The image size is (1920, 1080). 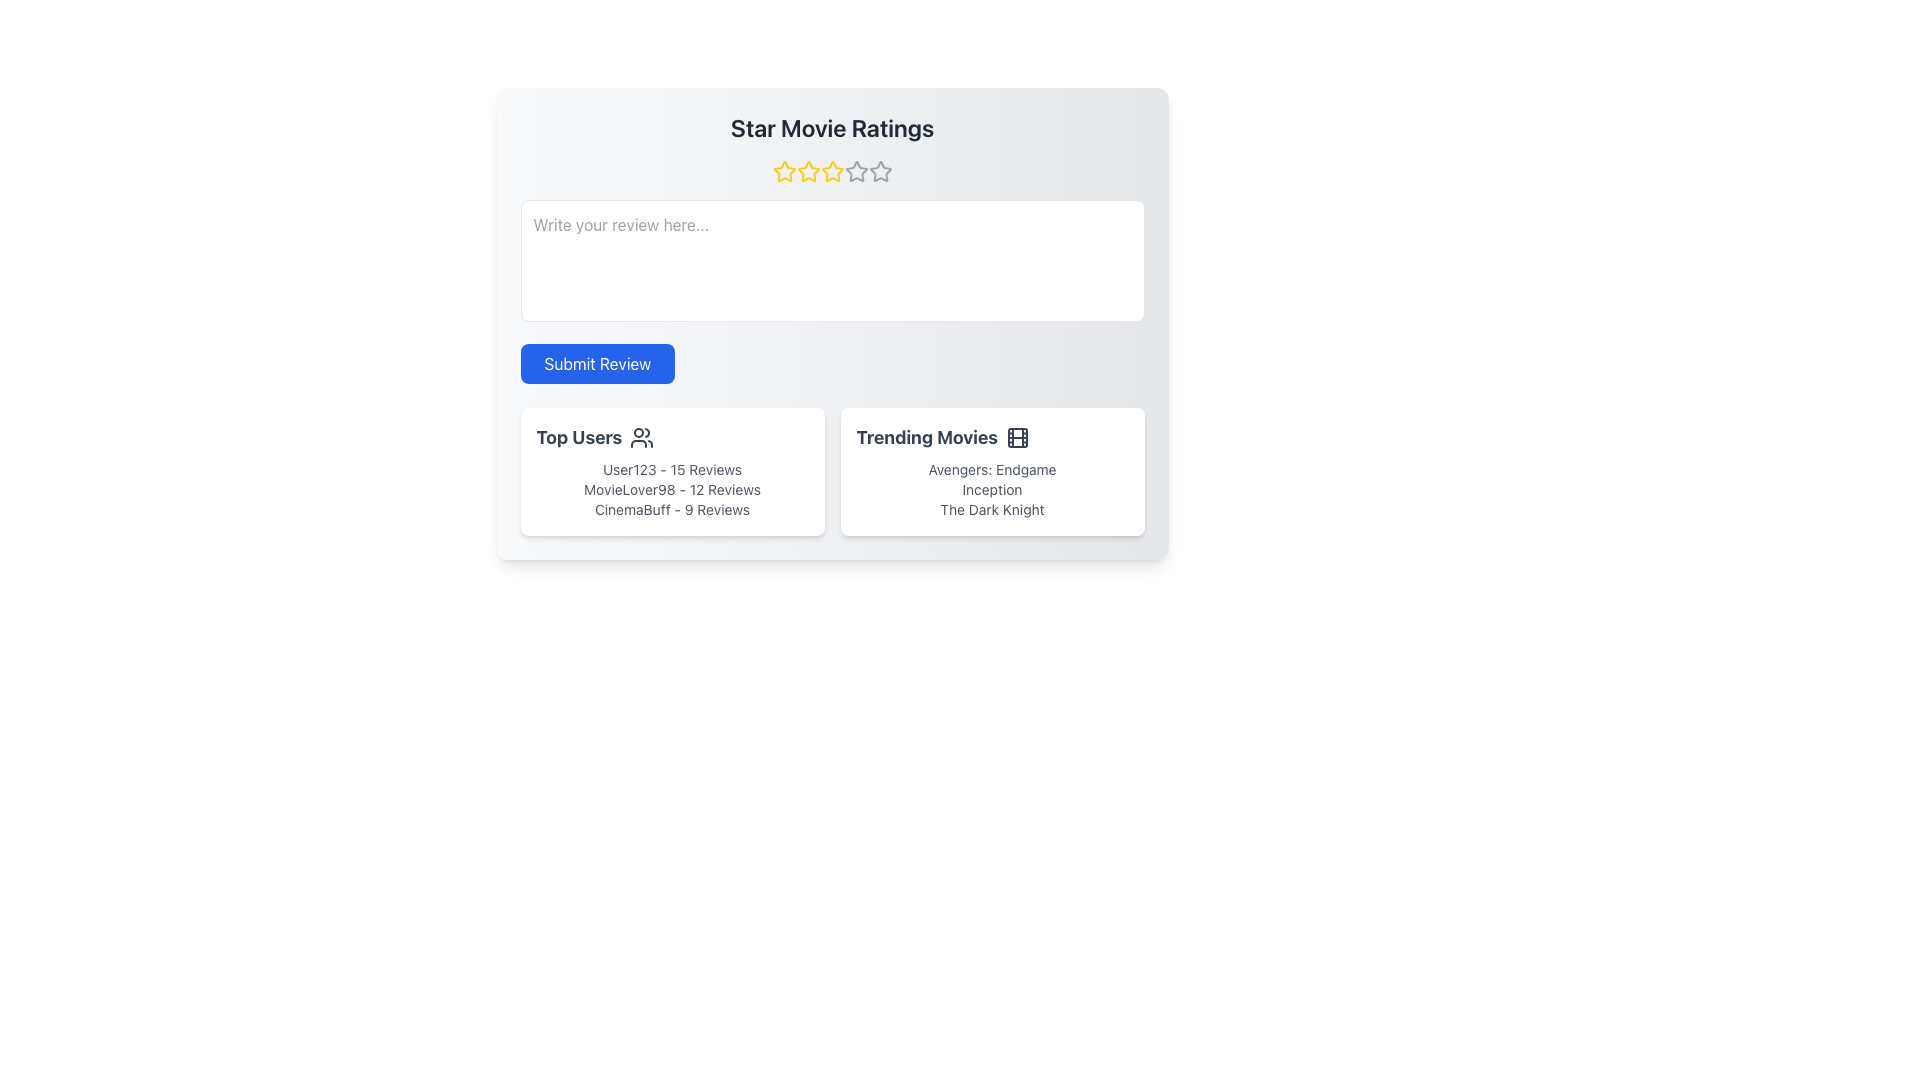 What do you see at coordinates (672, 489) in the screenshot?
I see `text label displaying 'MovieLover98 - 12 Reviews', which is the second item in the user reviews list under 'Top Users'` at bounding box center [672, 489].